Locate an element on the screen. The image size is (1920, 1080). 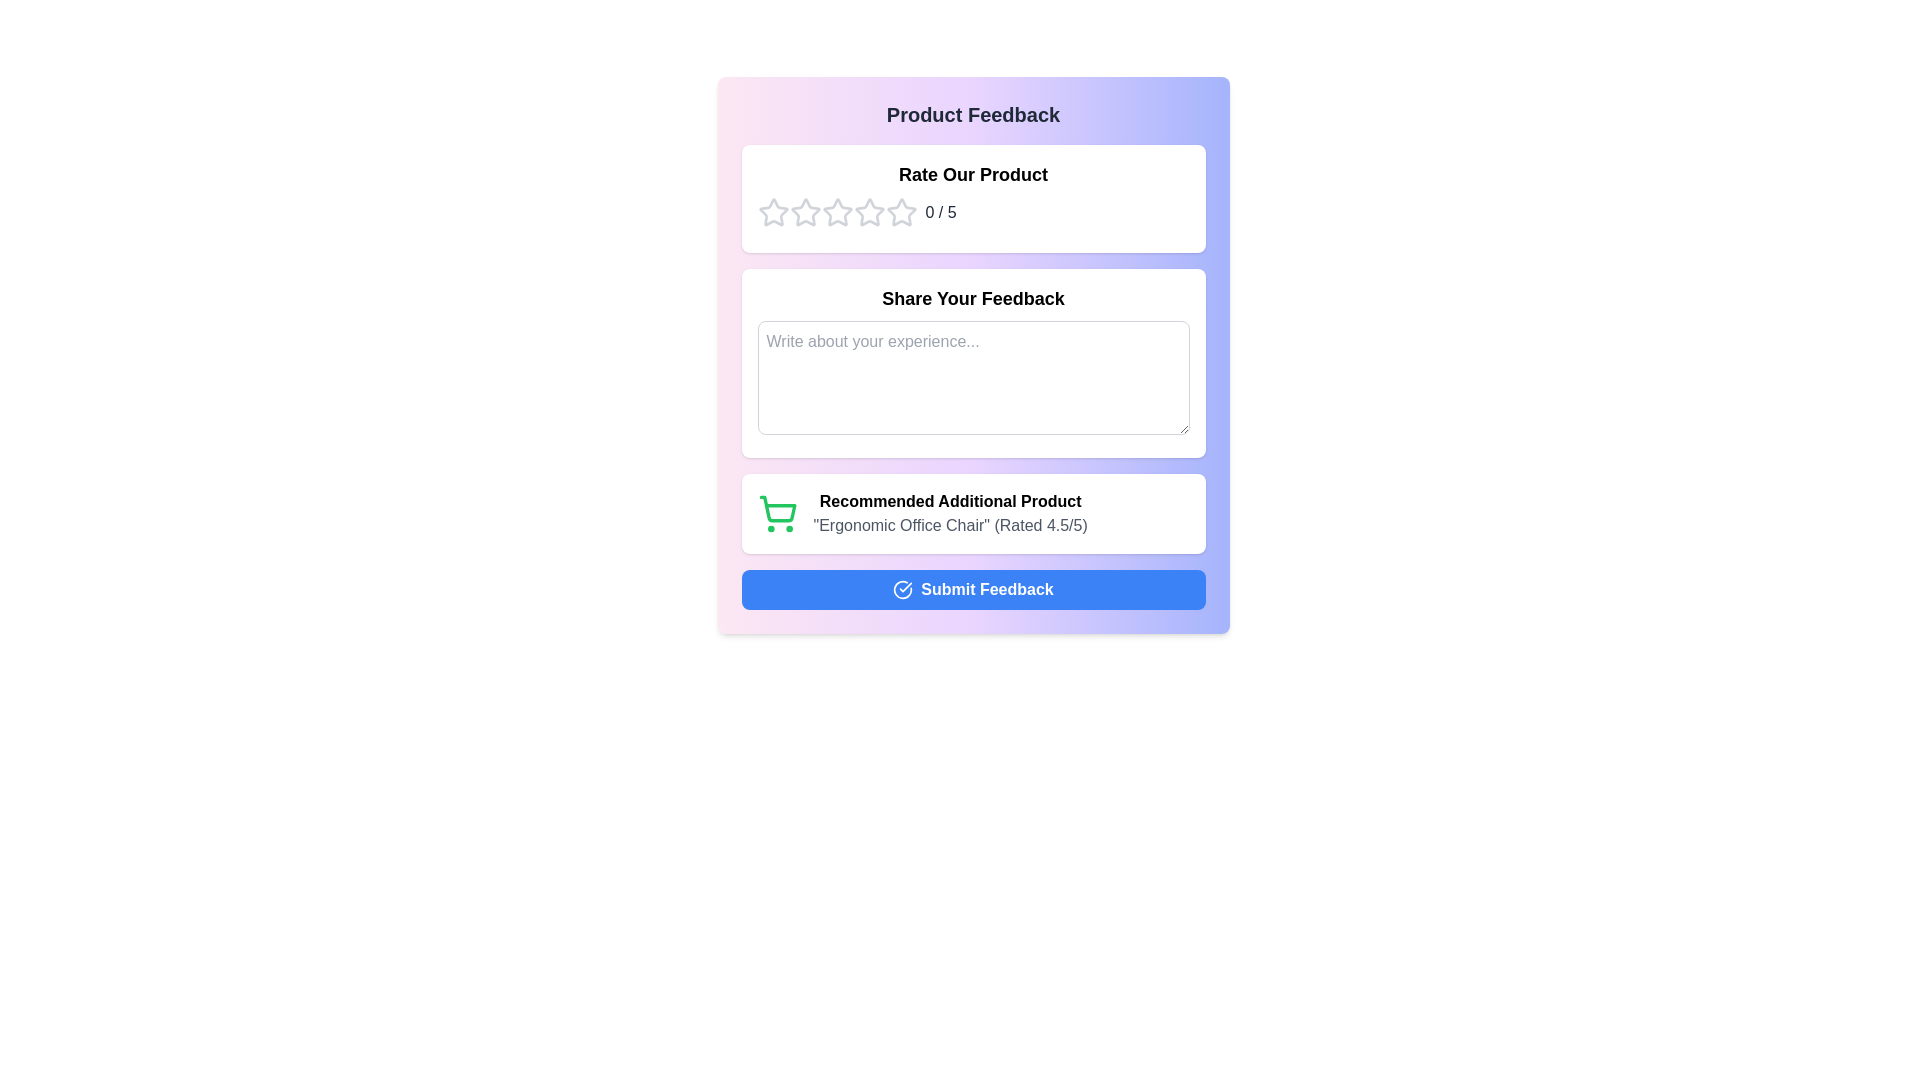
the second star in the rating system to rate it, which is styled in light gray and located within the card labeled 'Rate Our Product' is located at coordinates (805, 212).